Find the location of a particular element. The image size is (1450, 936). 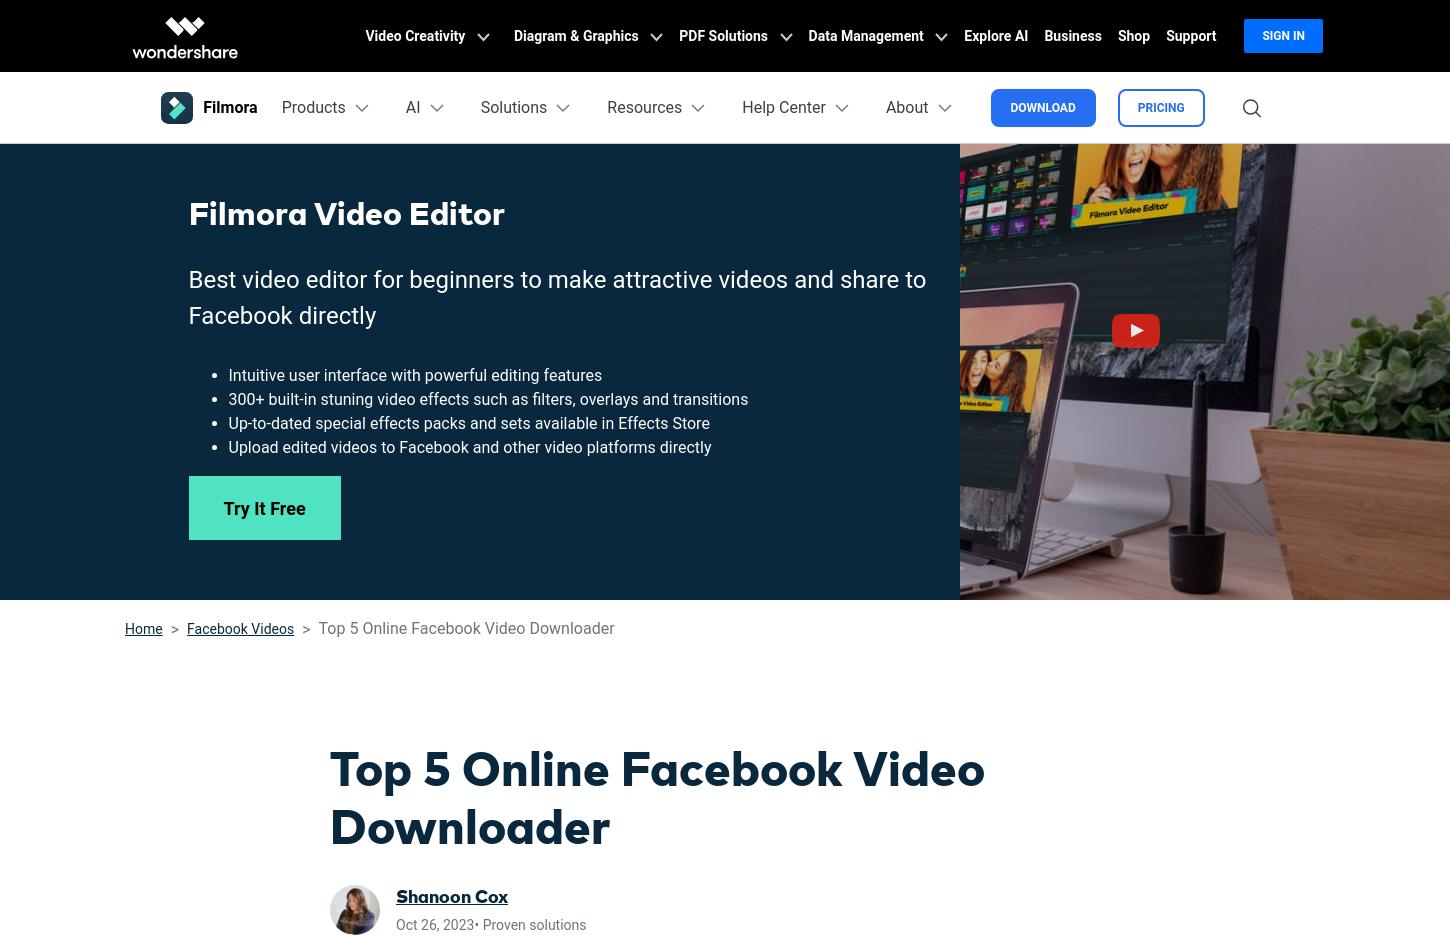

'Oct 26, 2023• Proven solutions' is located at coordinates (490, 924).